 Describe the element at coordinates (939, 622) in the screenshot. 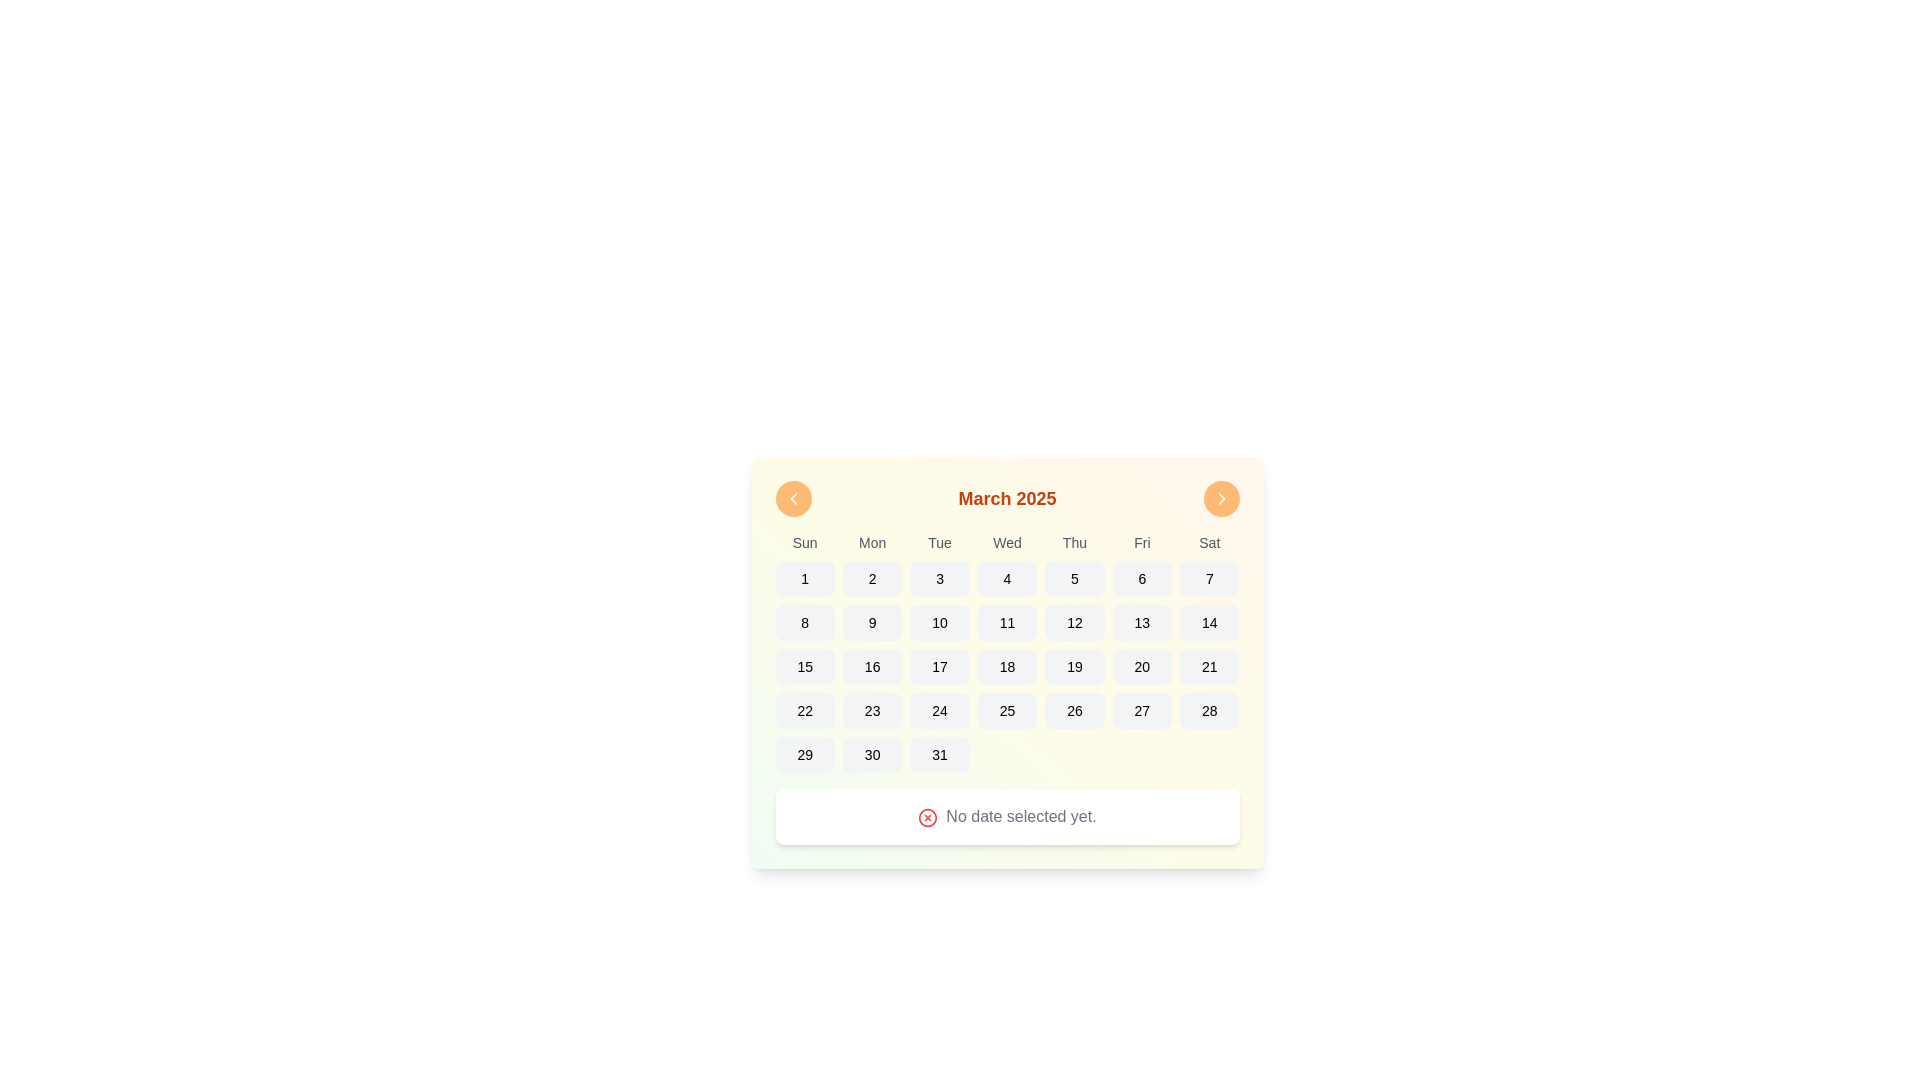

I see `the rectangular button labeled '10' in the third column and third row of the monthly calendar grid` at that location.